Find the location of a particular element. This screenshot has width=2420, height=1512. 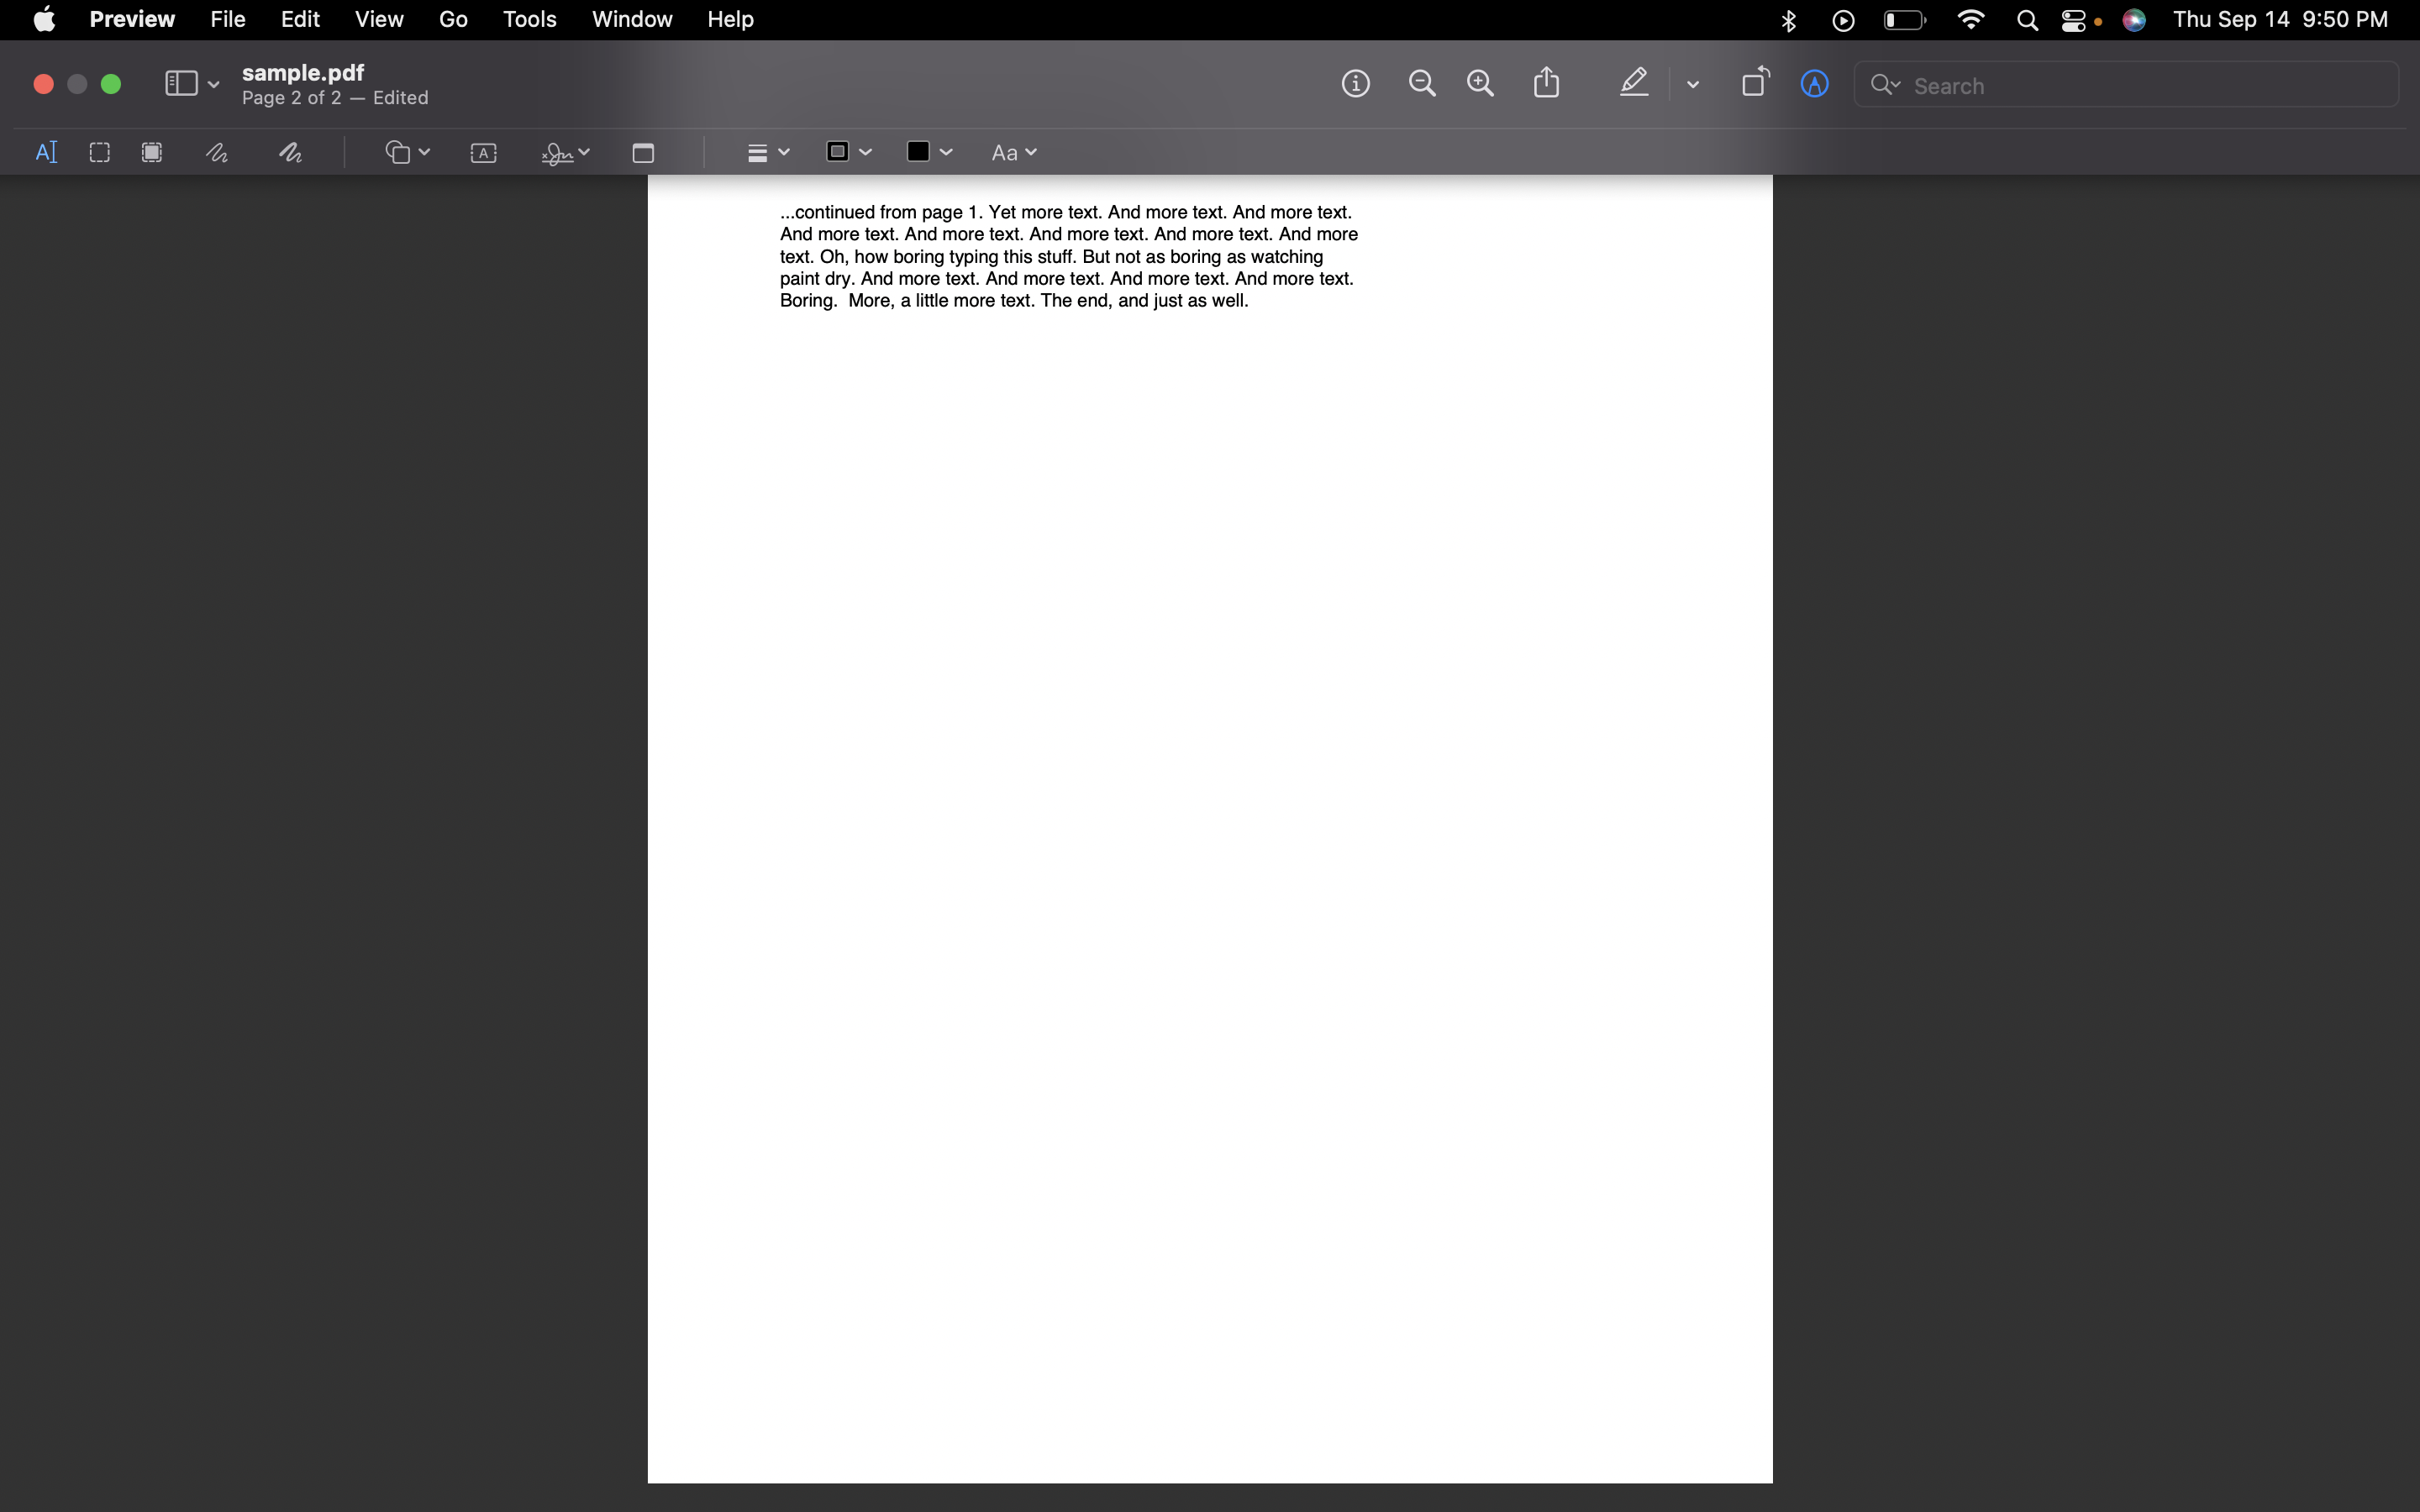

everything present on the screen by dragging from the start to end is located at coordinates (3481170, 348516).